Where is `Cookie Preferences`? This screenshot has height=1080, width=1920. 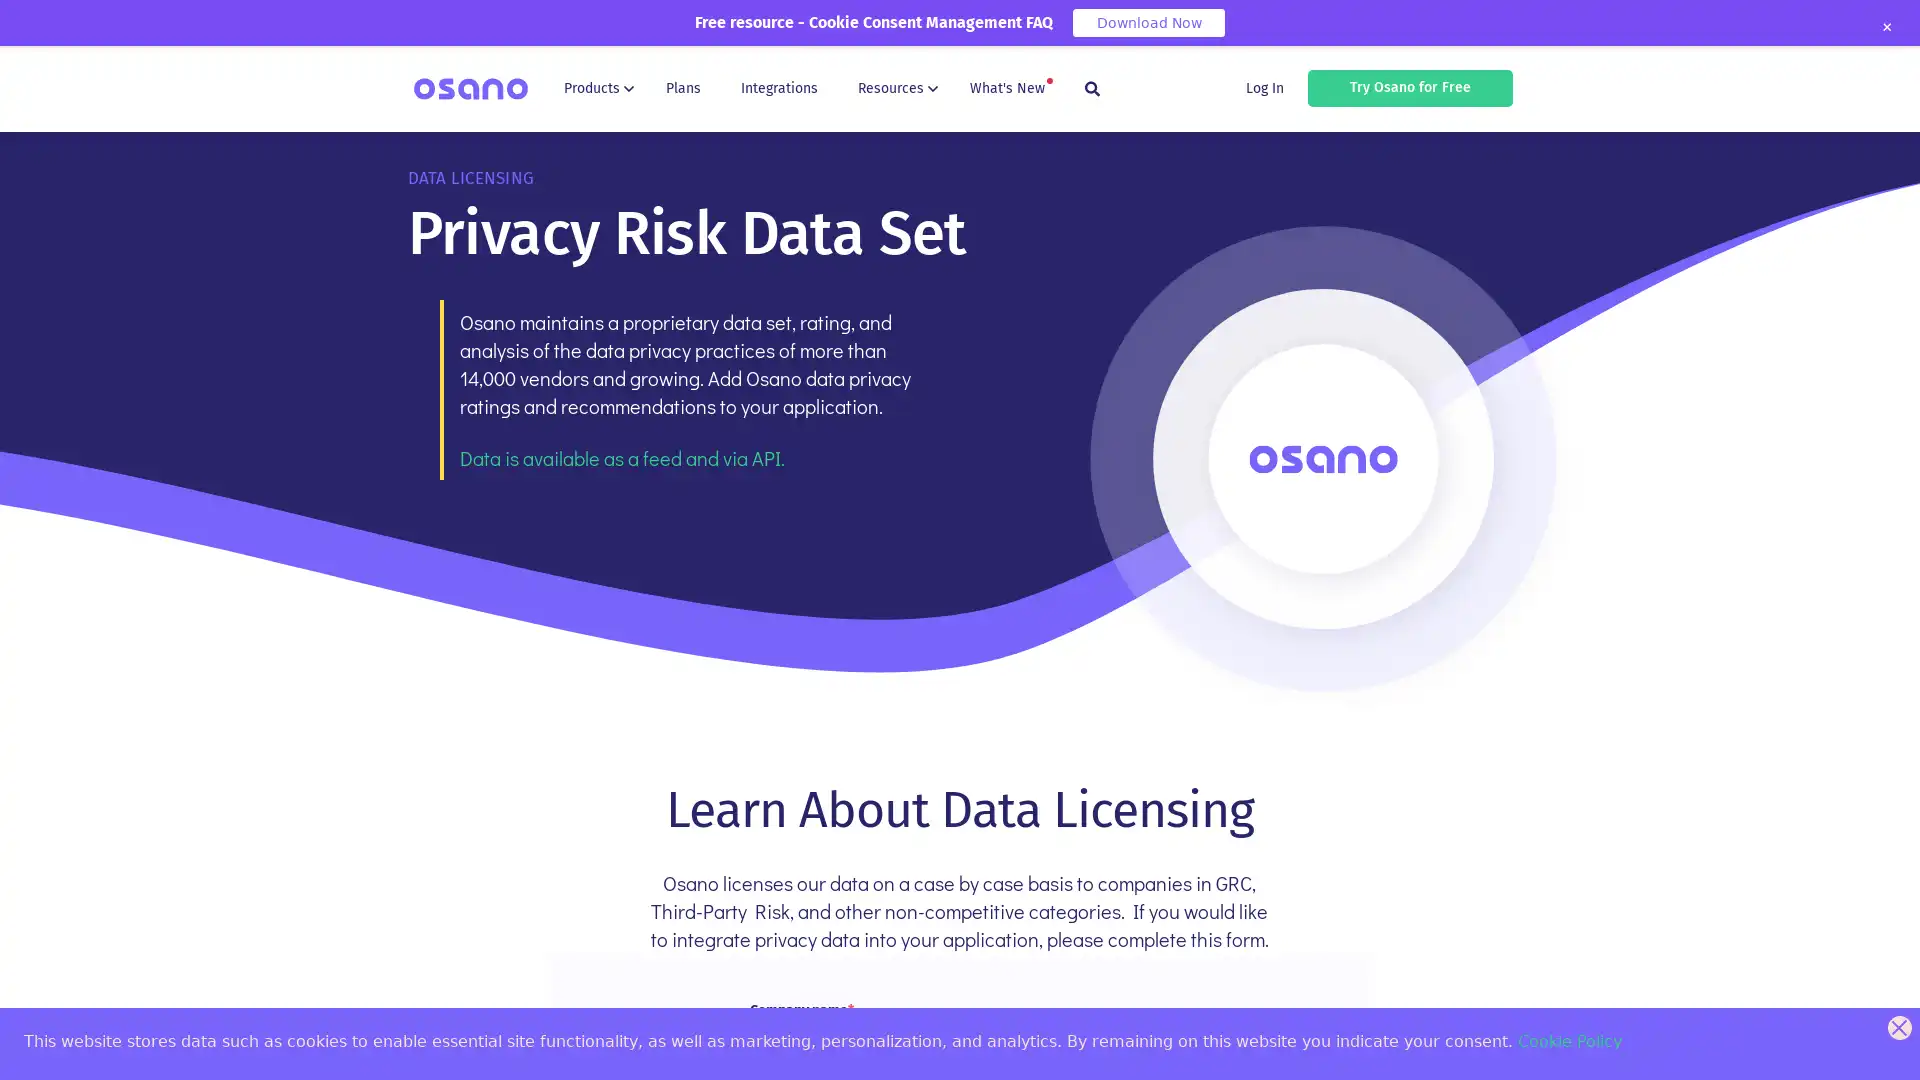
Cookie Preferences is located at coordinates (32, 1047).